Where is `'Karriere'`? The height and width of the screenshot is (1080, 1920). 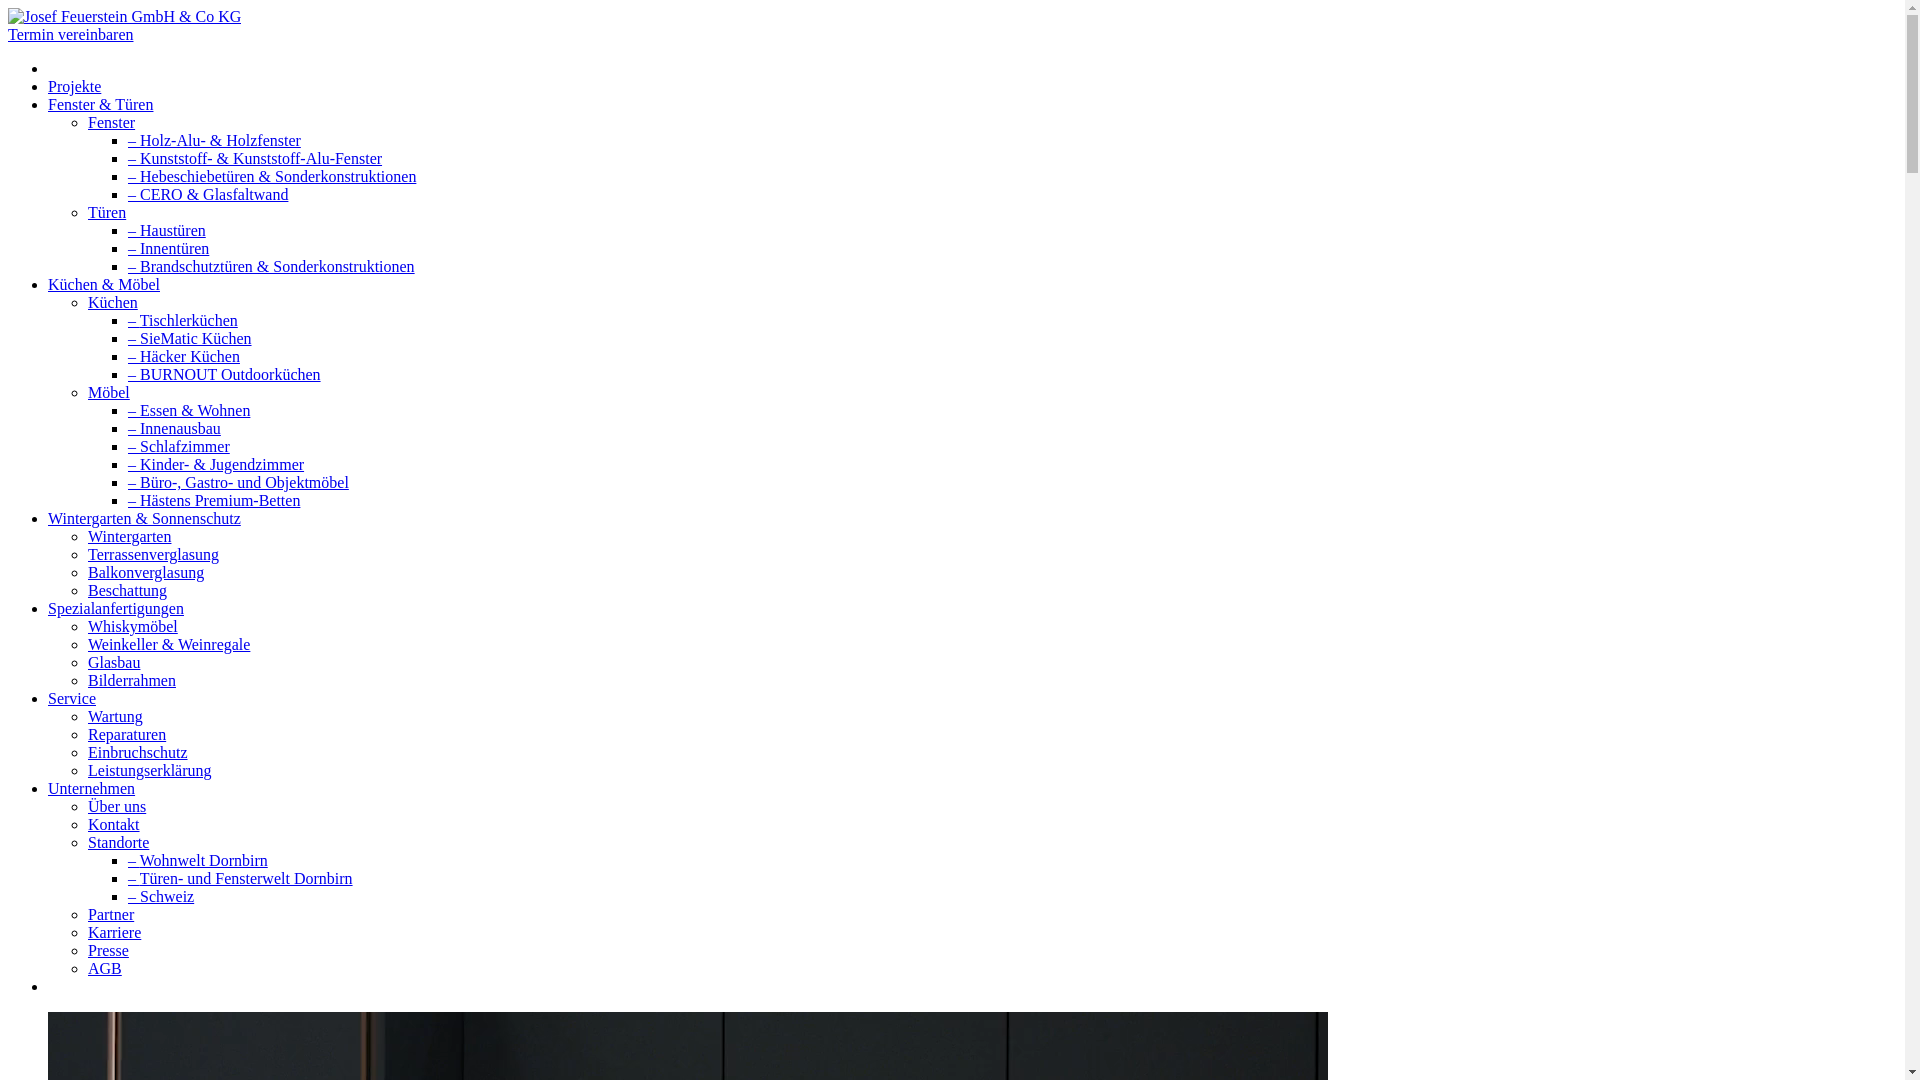 'Karriere' is located at coordinates (113, 932).